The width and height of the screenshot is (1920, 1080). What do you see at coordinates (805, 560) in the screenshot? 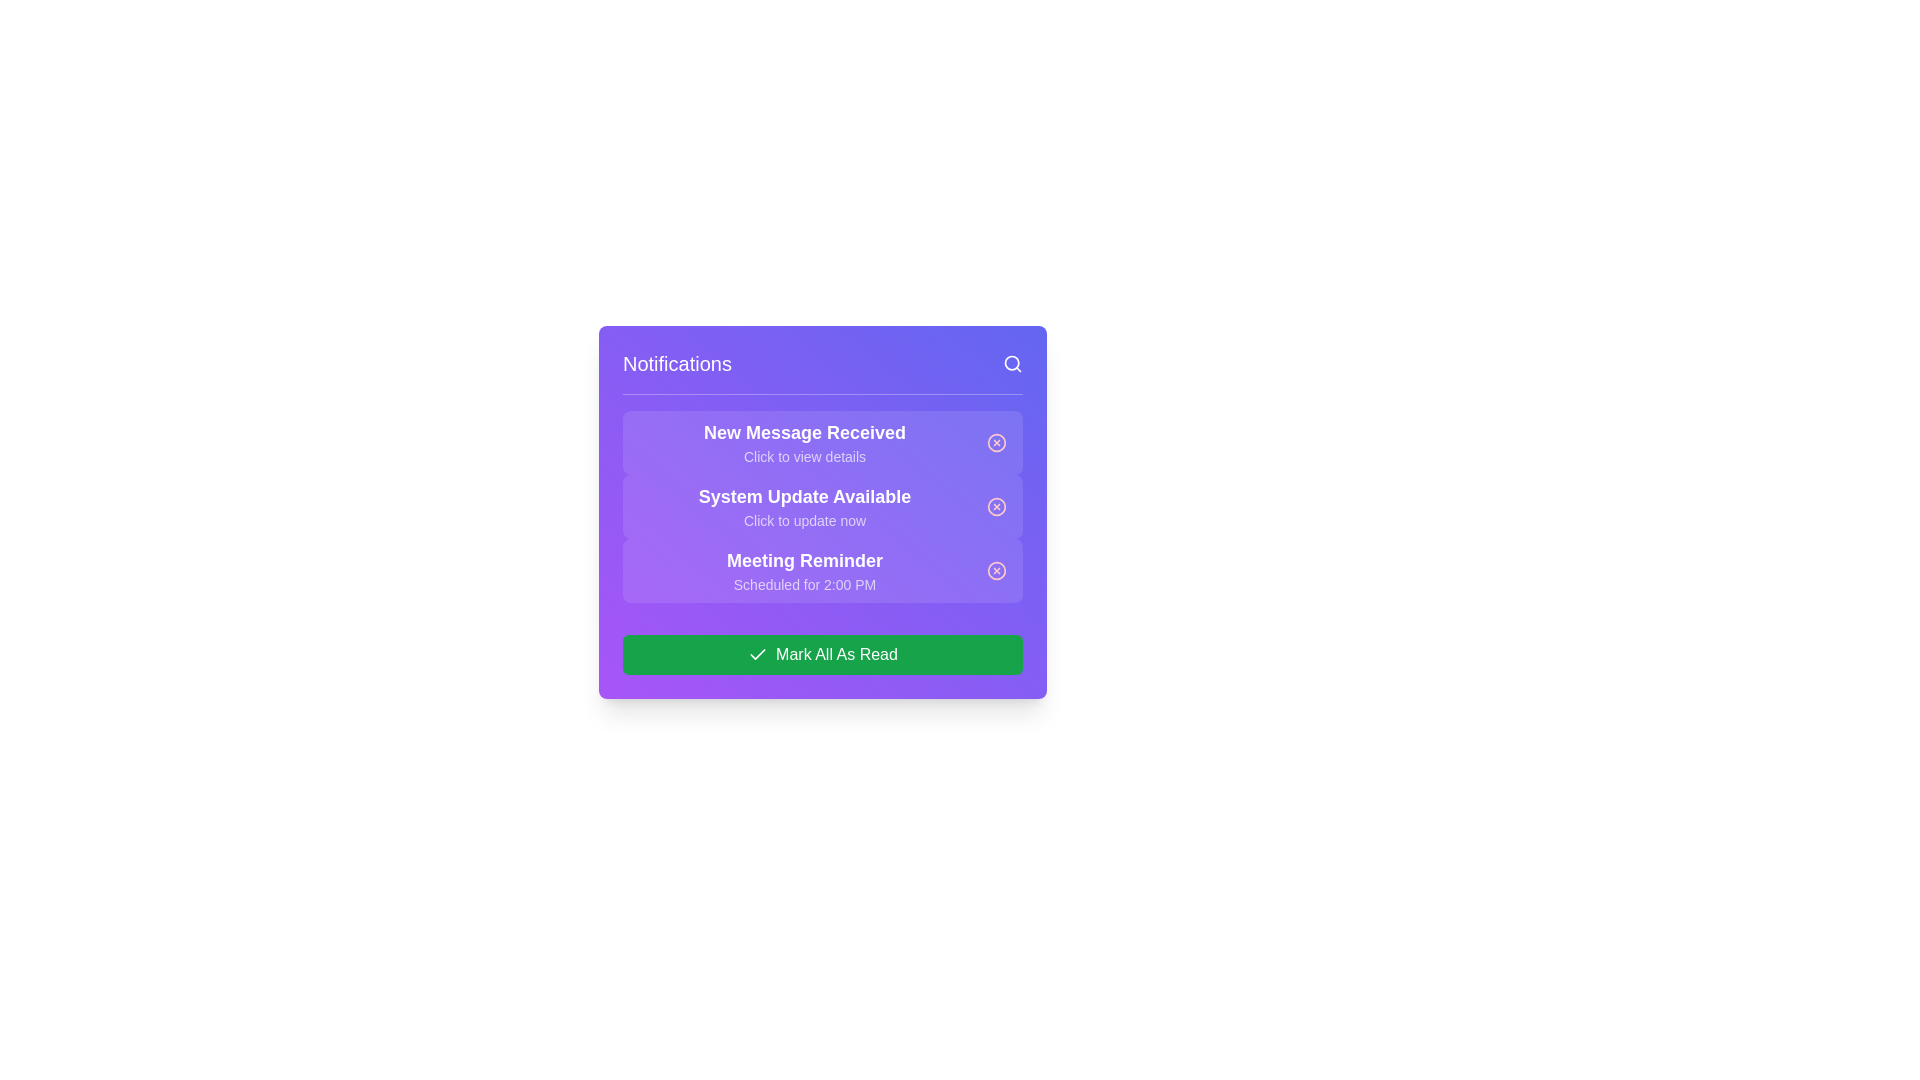
I see `the text label displaying 'Meeting Reminder' which is in bold, large white font on a purple background, positioned above 'Scheduled for 2:00 PM'` at bounding box center [805, 560].